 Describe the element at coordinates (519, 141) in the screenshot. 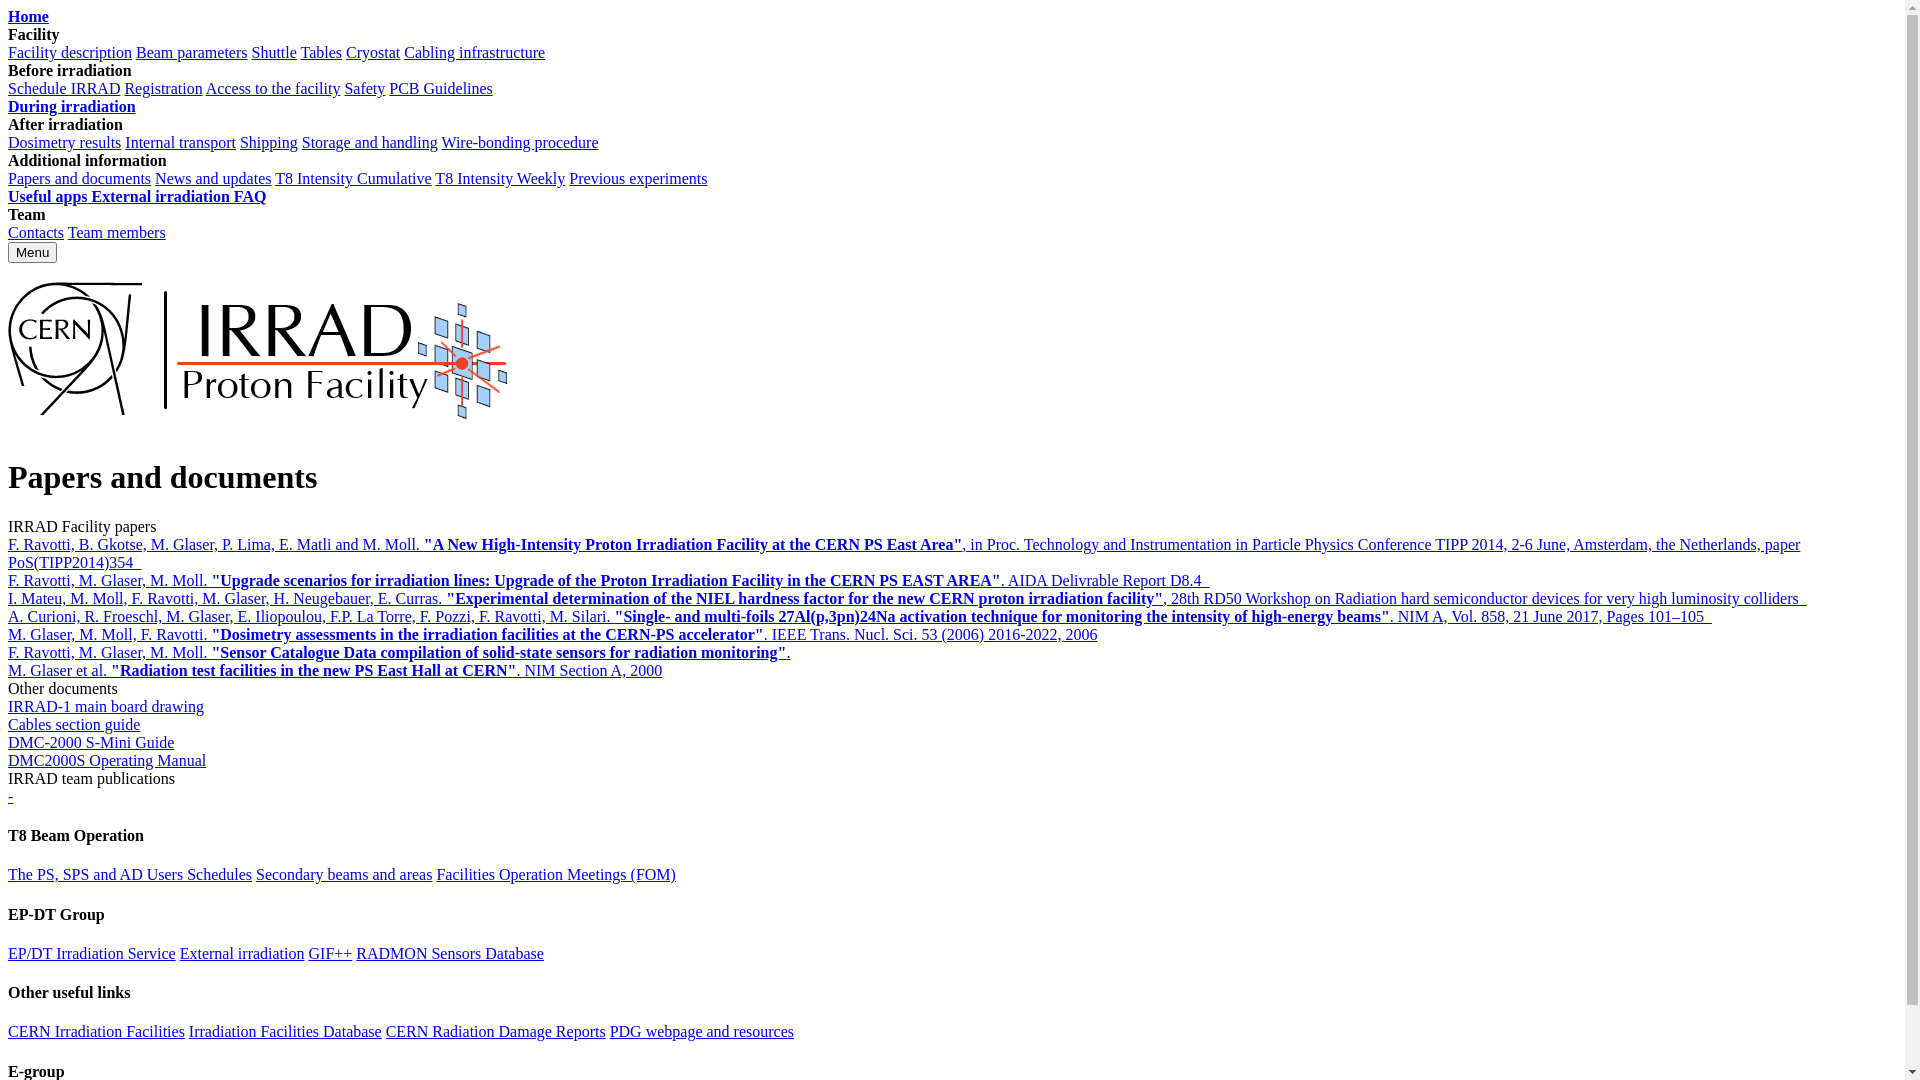

I see `'Wire-bonding procedure'` at that location.